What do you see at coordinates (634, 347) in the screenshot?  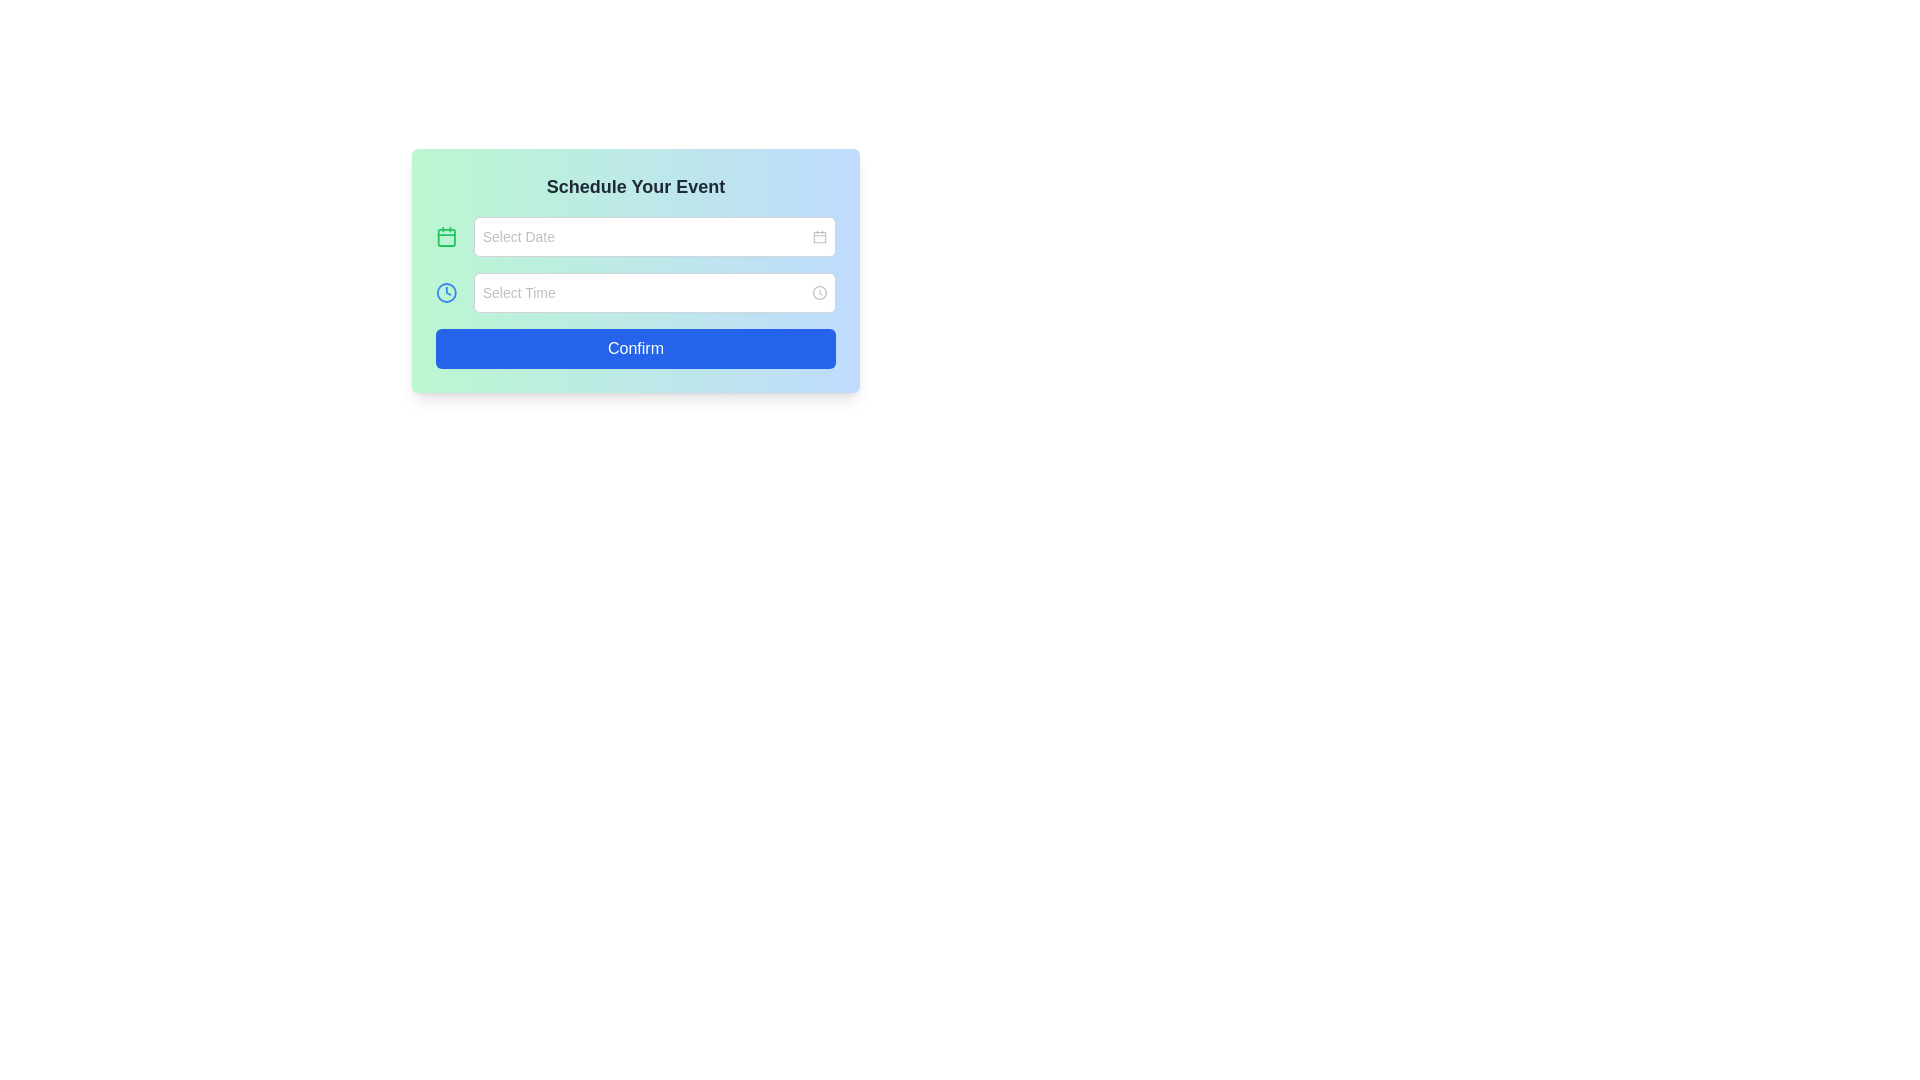 I see `the 'Confirm' button at the bottom of the 'Schedule Your Event' panel` at bounding box center [634, 347].